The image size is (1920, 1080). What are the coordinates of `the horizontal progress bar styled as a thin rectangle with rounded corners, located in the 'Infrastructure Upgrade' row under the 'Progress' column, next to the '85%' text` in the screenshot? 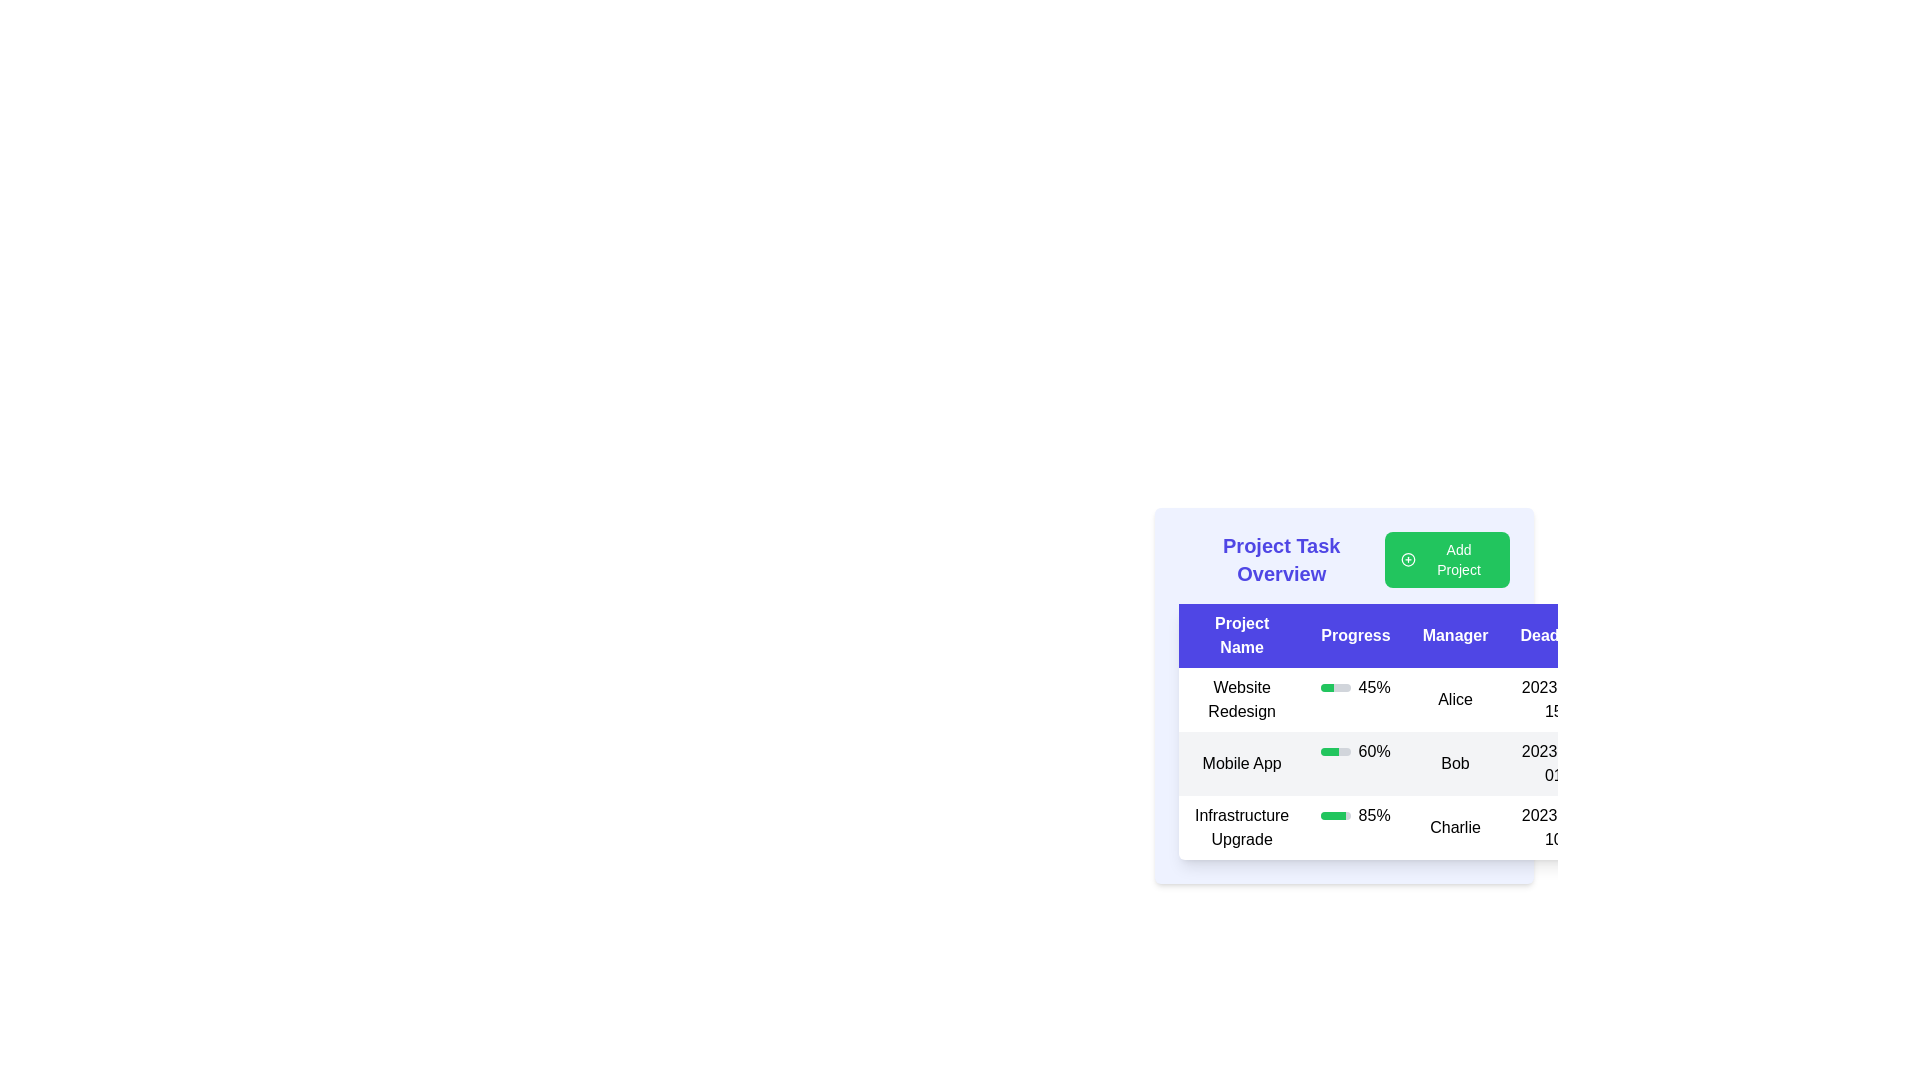 It's located at (1335, 816).